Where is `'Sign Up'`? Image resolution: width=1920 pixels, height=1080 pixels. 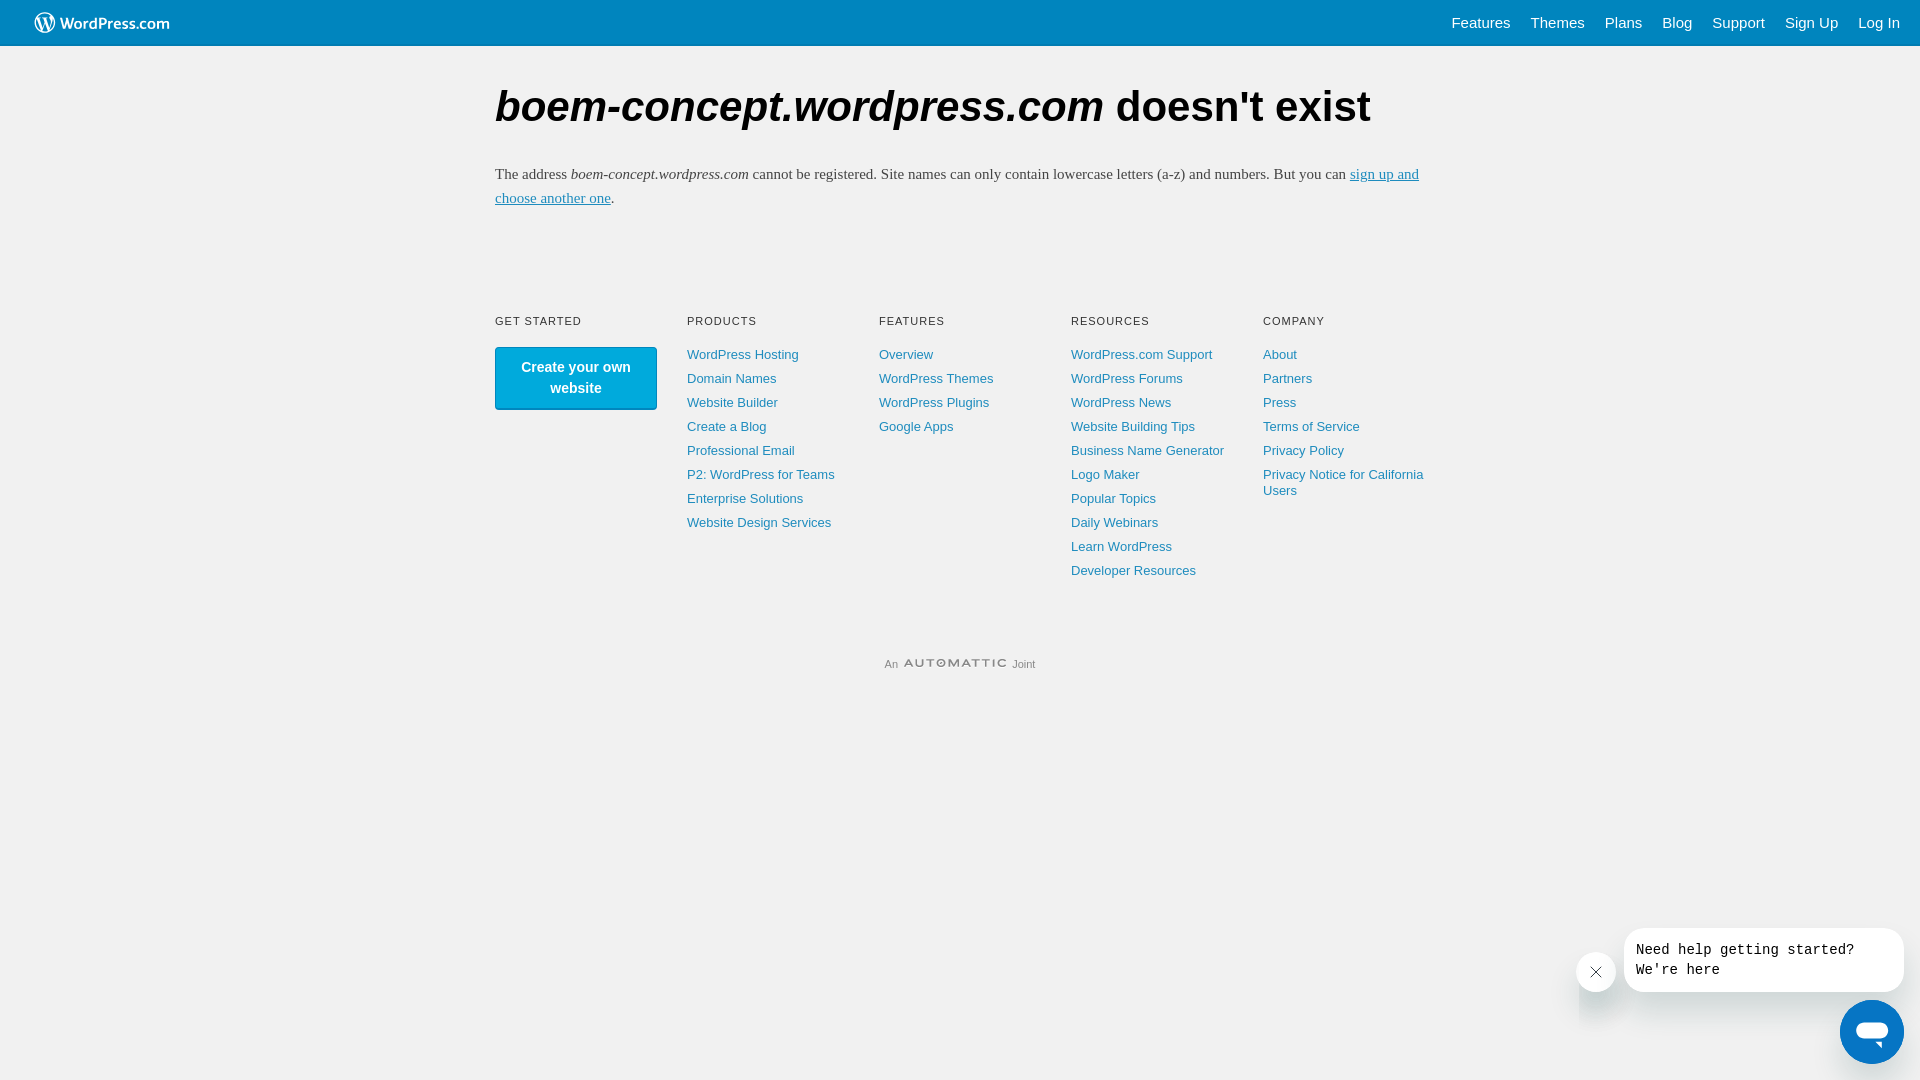 'Sign Up' is located at coordinates (1811, 23).